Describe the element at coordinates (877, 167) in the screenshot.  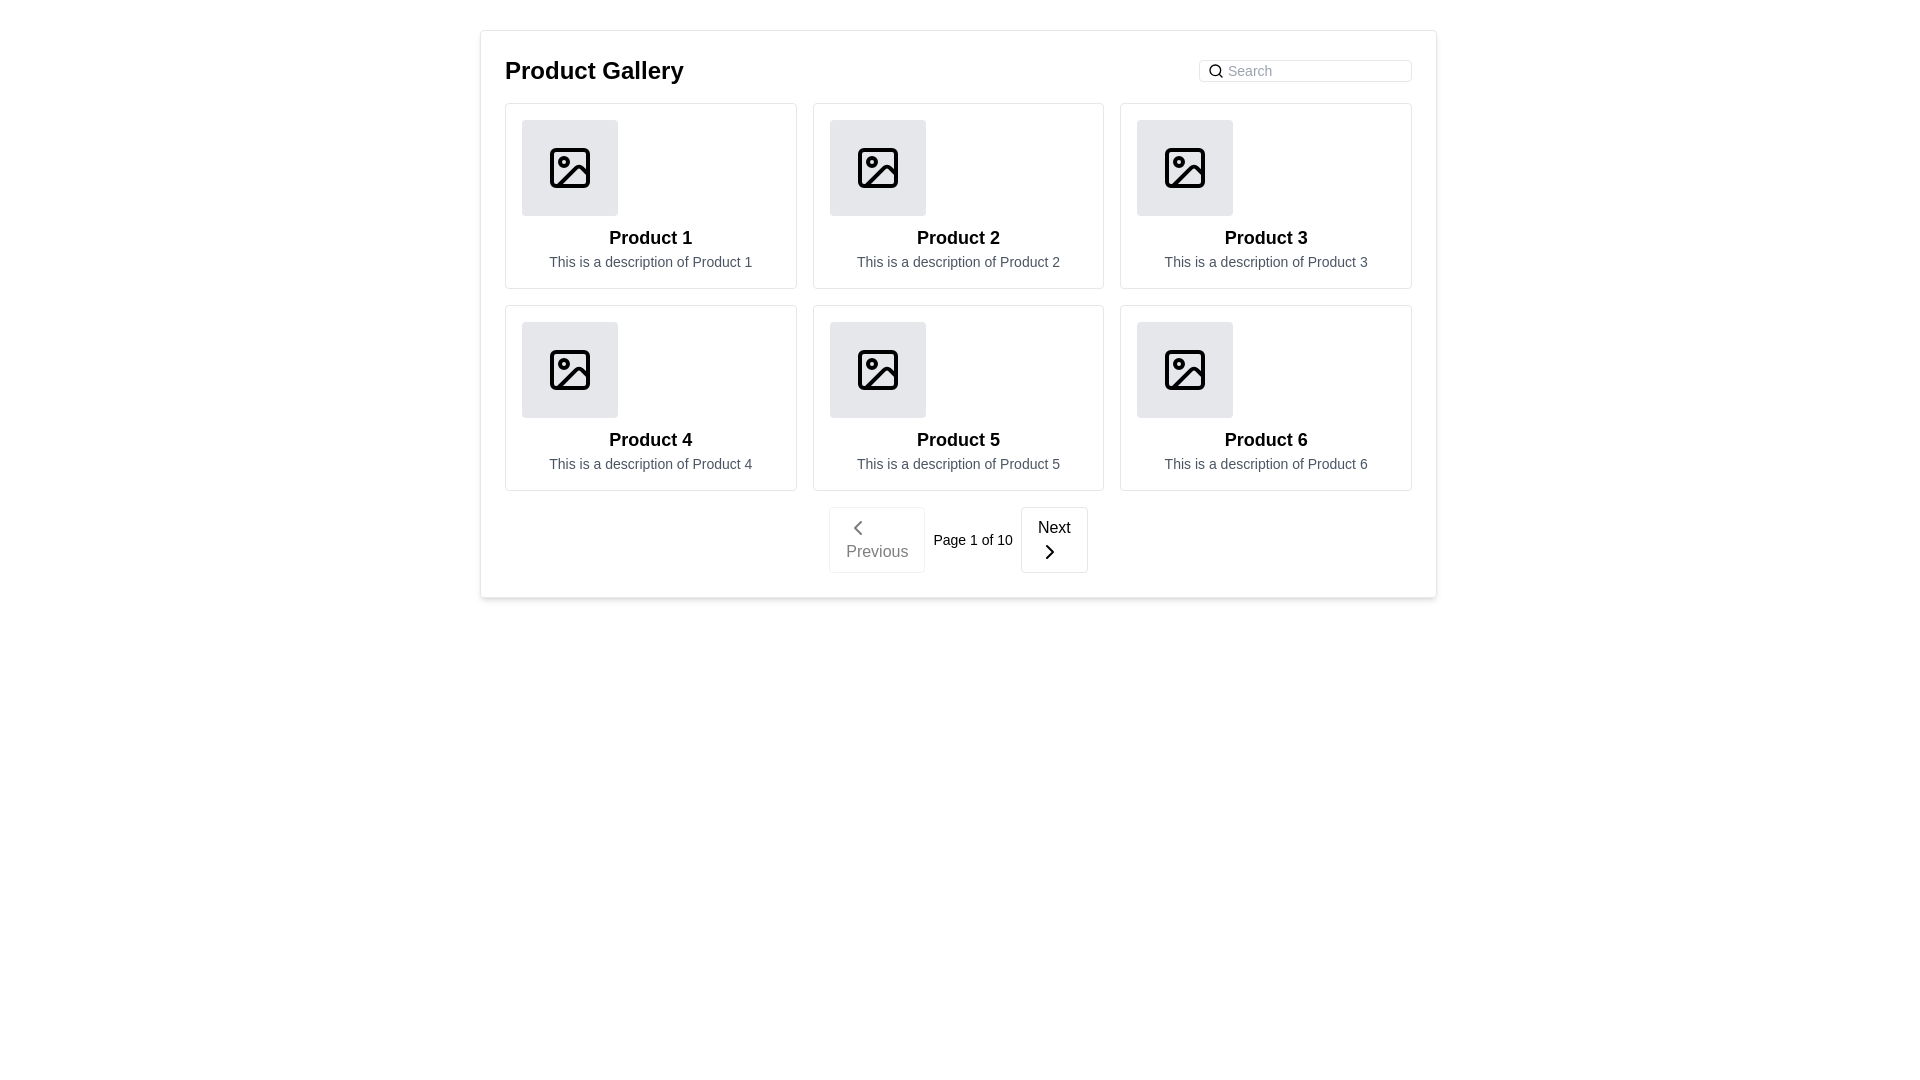
I see `the Image Placeholder Icon located in the second box of the first row in the grid layout labeled 'Product 2' to interact with it` at that location.